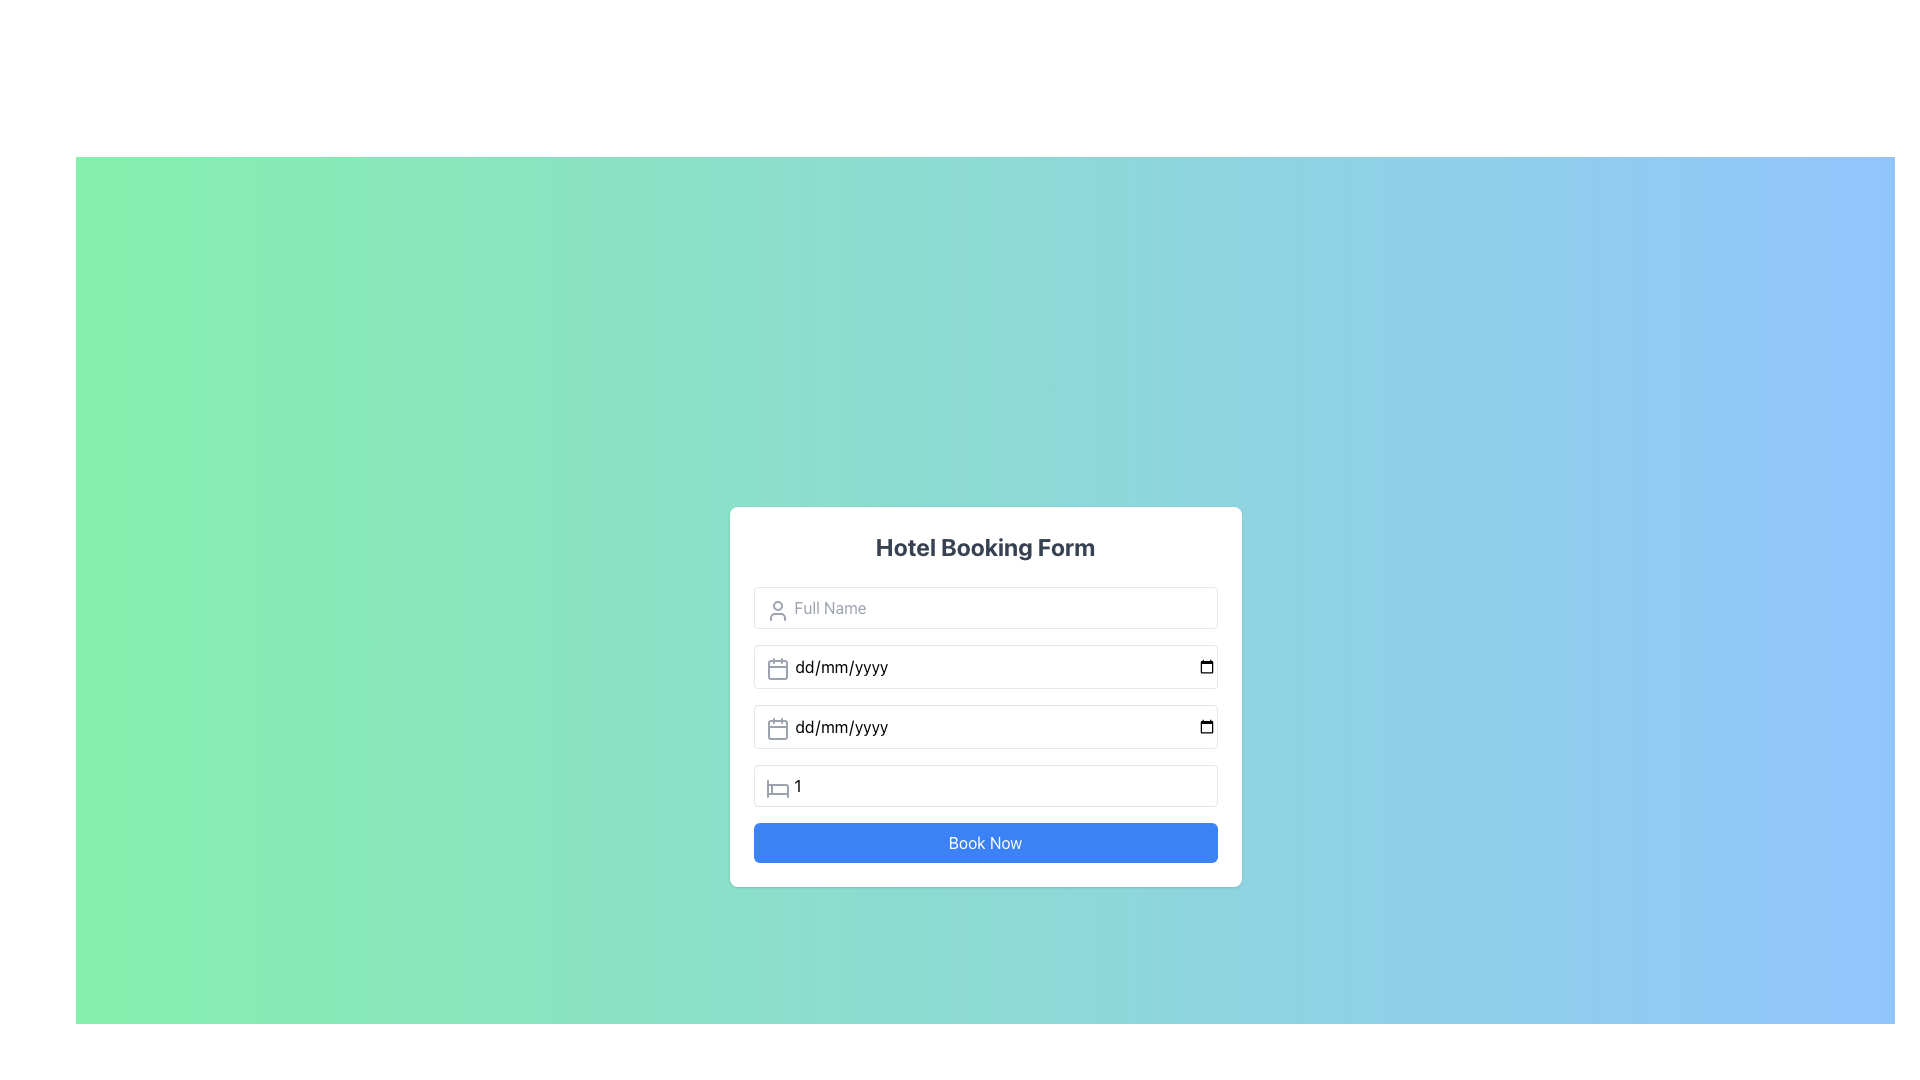  I want to click on the user silhouette icon located at the top-left corner of the 'Full Name' text input field in the 'Hotel Booking Form', so click(776, 609).